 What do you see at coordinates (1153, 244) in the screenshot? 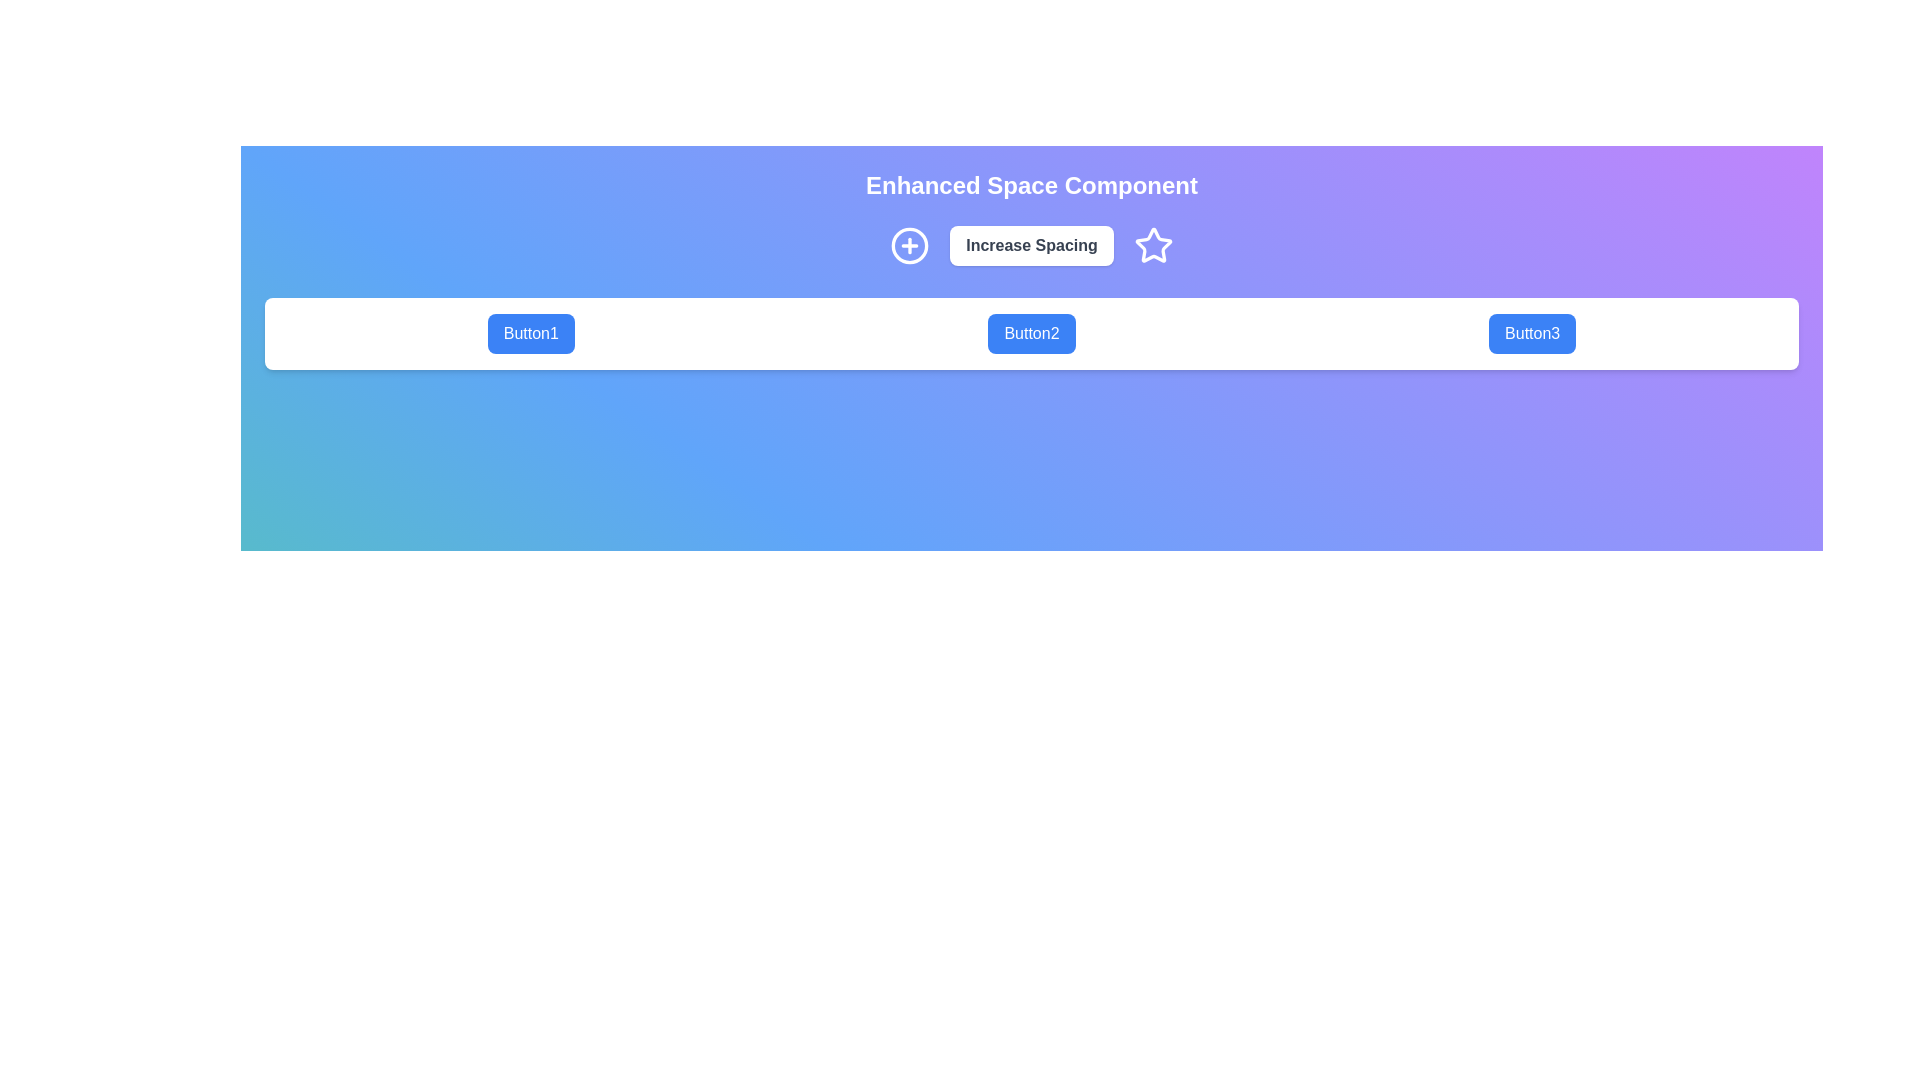
I see `the star icon located near the center-top of the page, adjacent to the 'Increase Spacing' button` at bounding box center [1153, 244].